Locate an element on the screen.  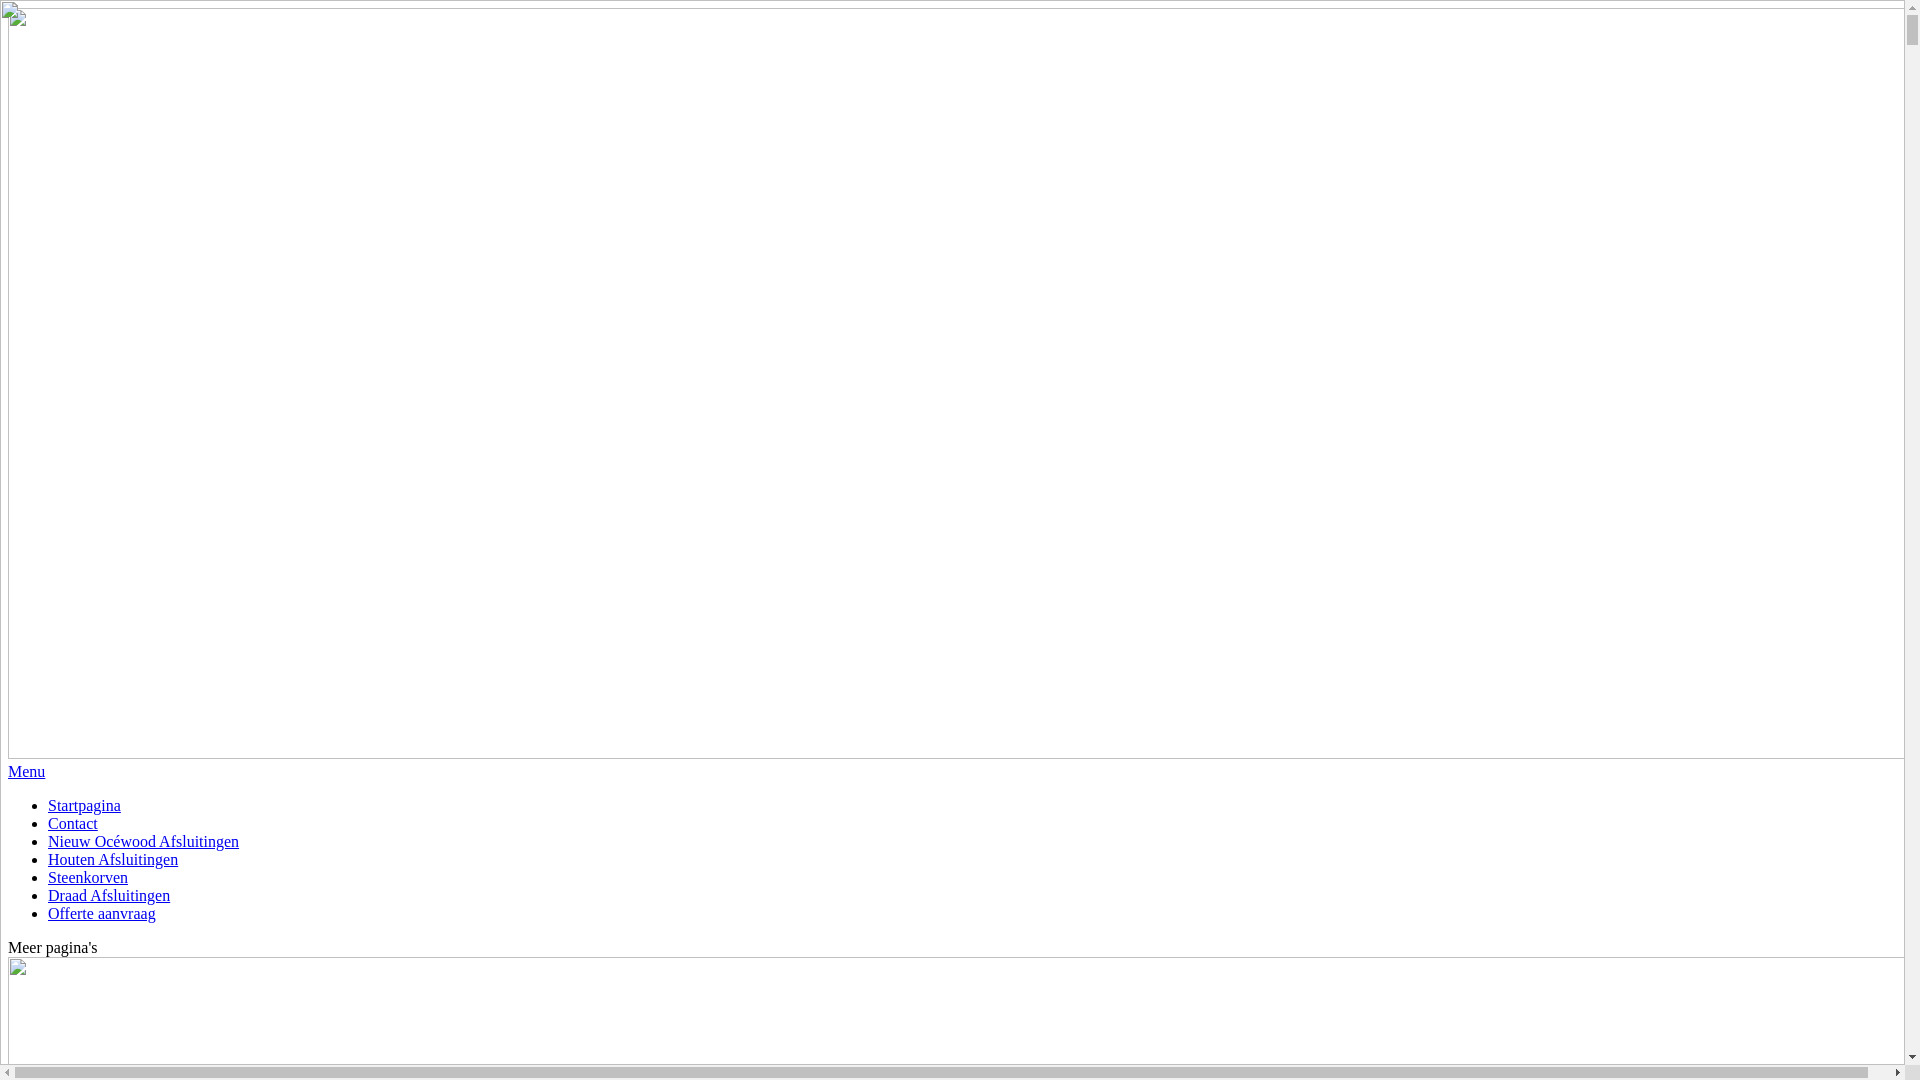
'Offerte aanvraag' is located at coordinates (100, 913).